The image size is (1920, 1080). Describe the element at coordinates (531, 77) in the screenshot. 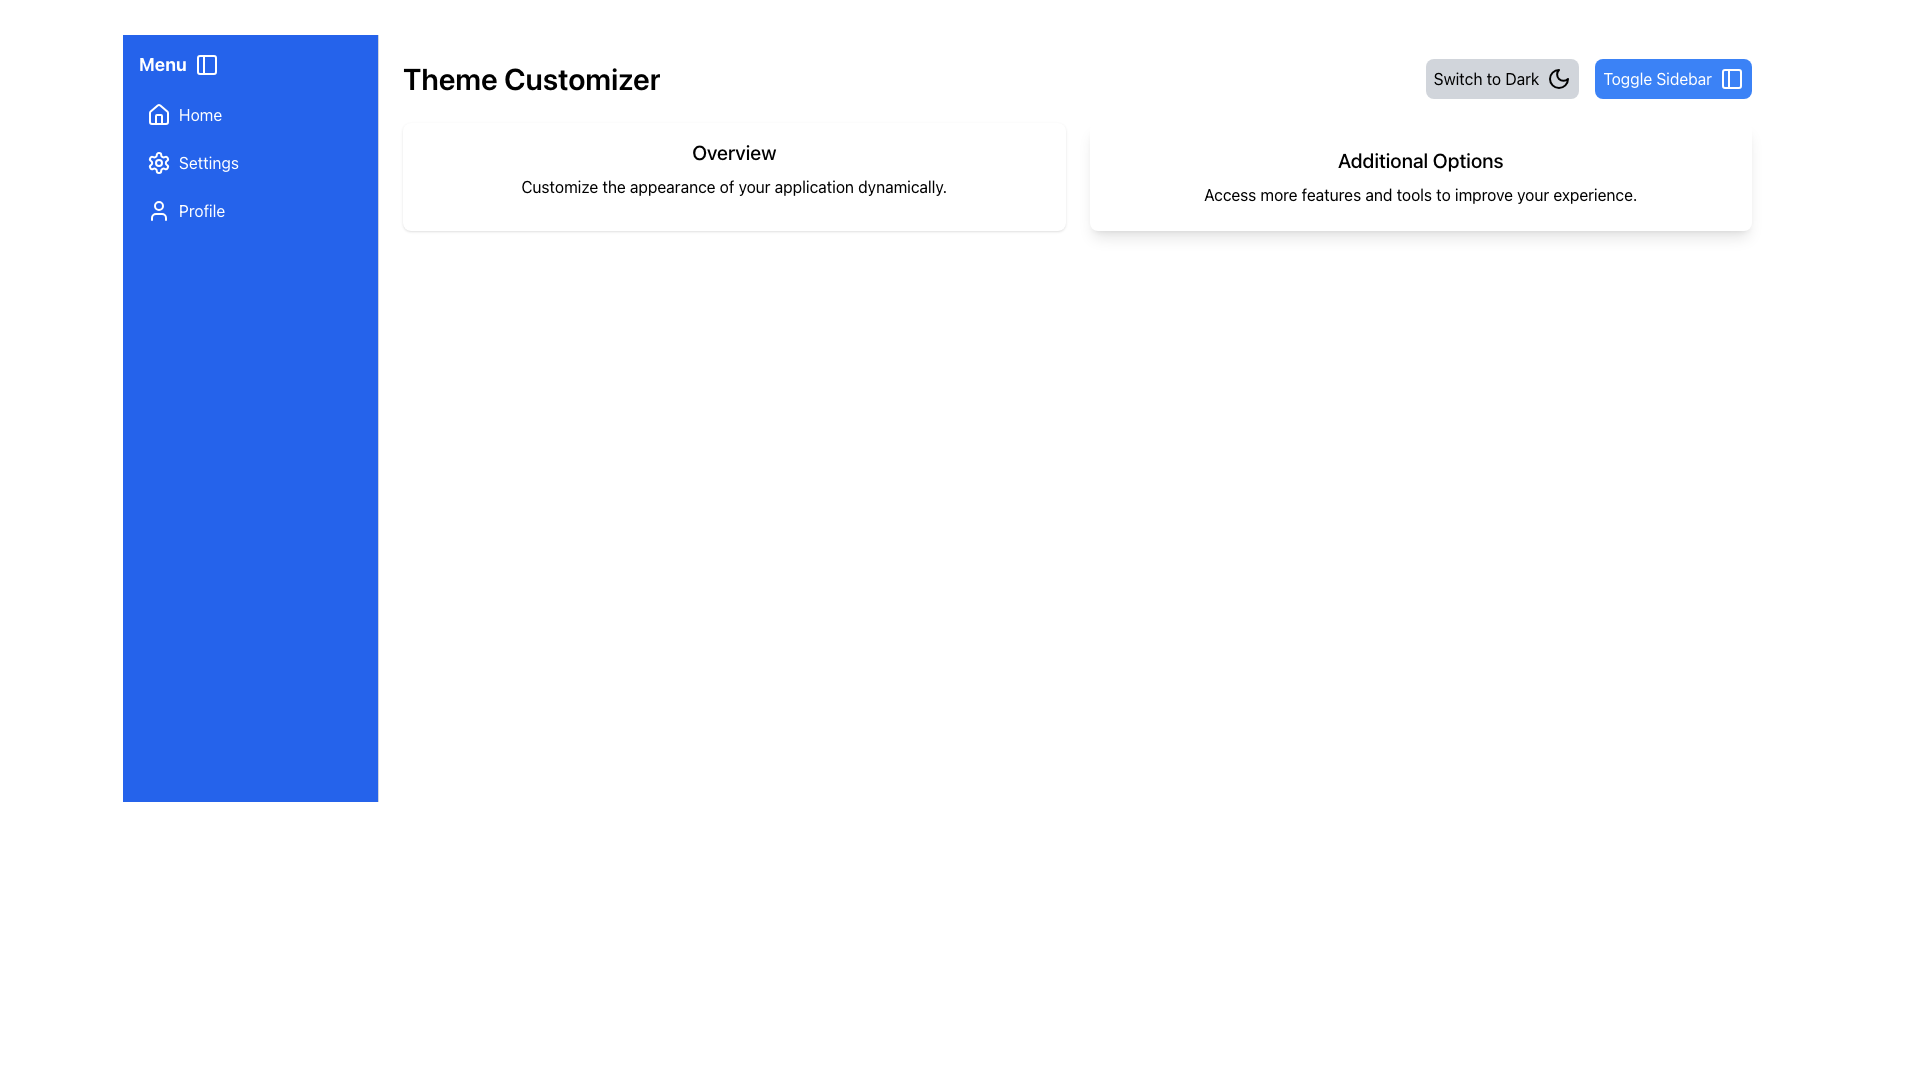

I see `the 'Theme Customizer' text, which is styled in a bold, large font and located at the top-left section of the central content area` at that location.